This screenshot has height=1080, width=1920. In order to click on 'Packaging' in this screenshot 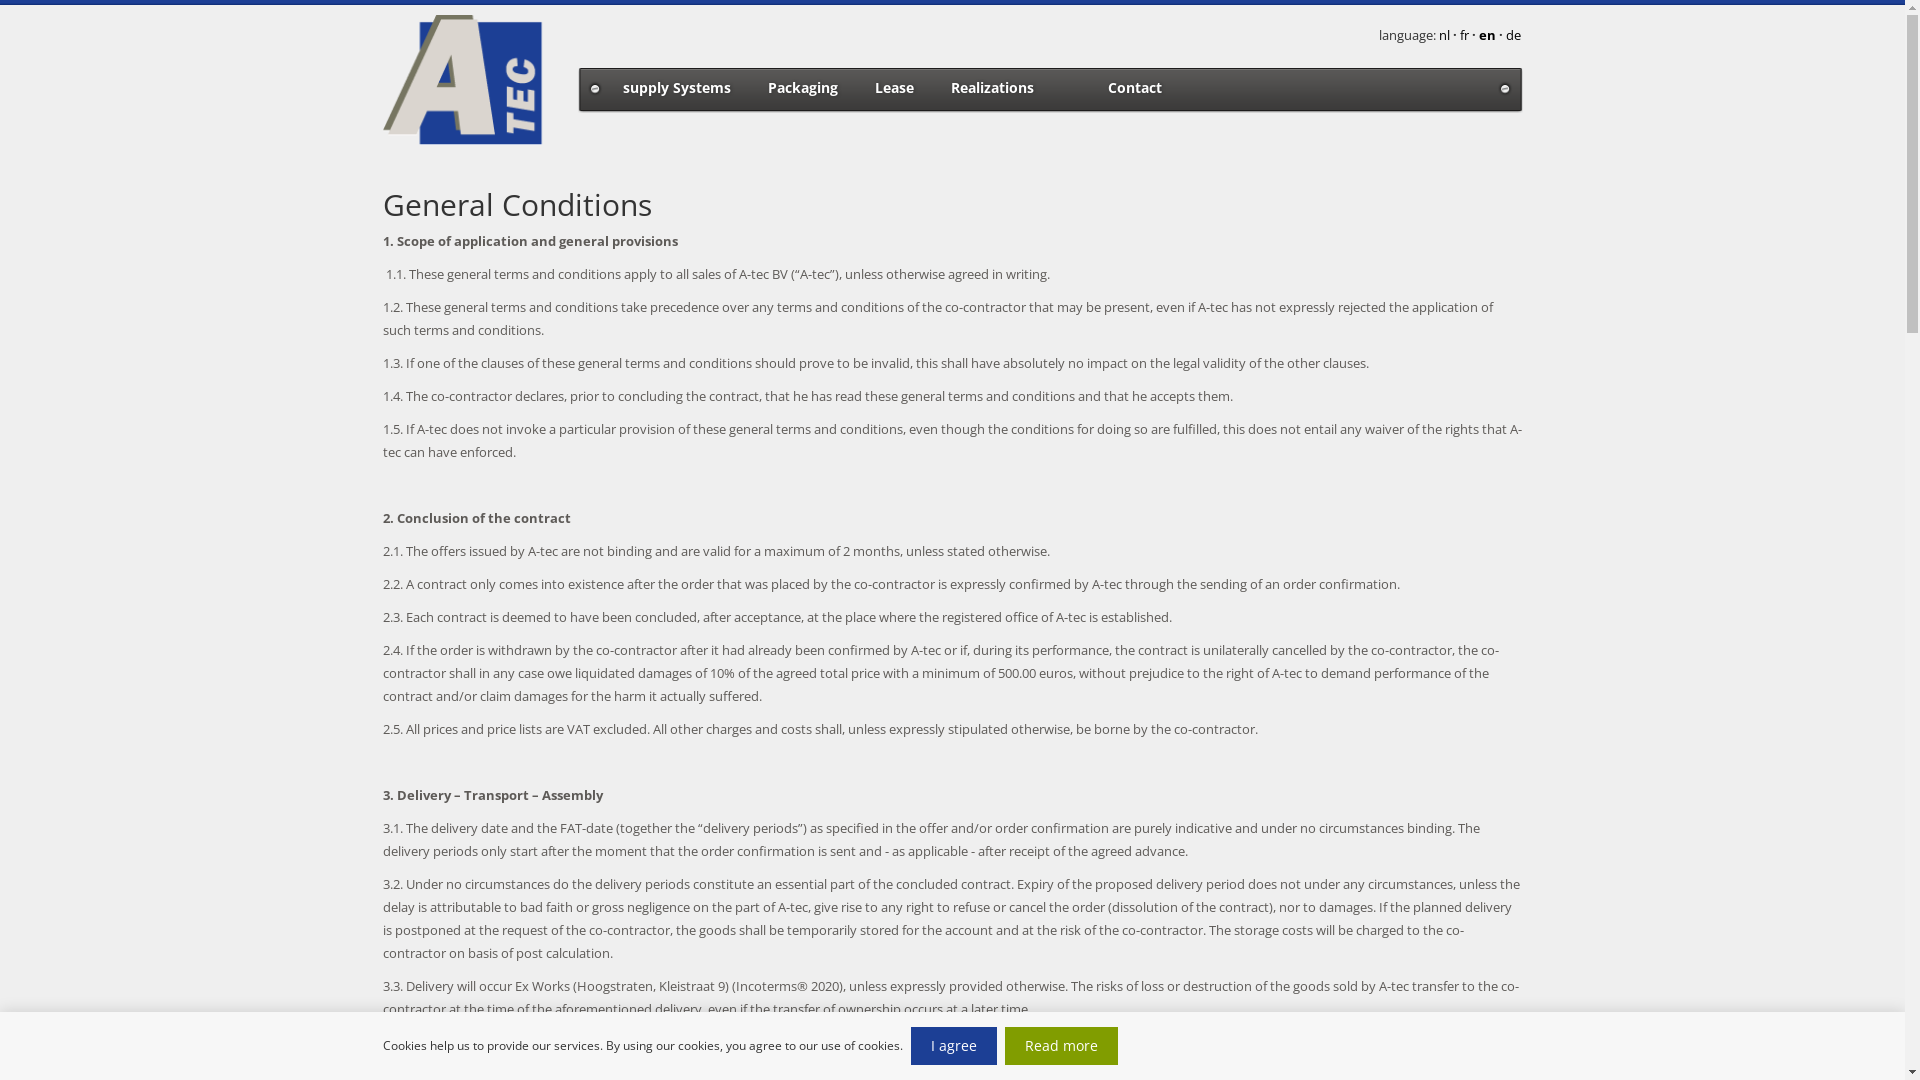, I will do `click(802, 86)`.